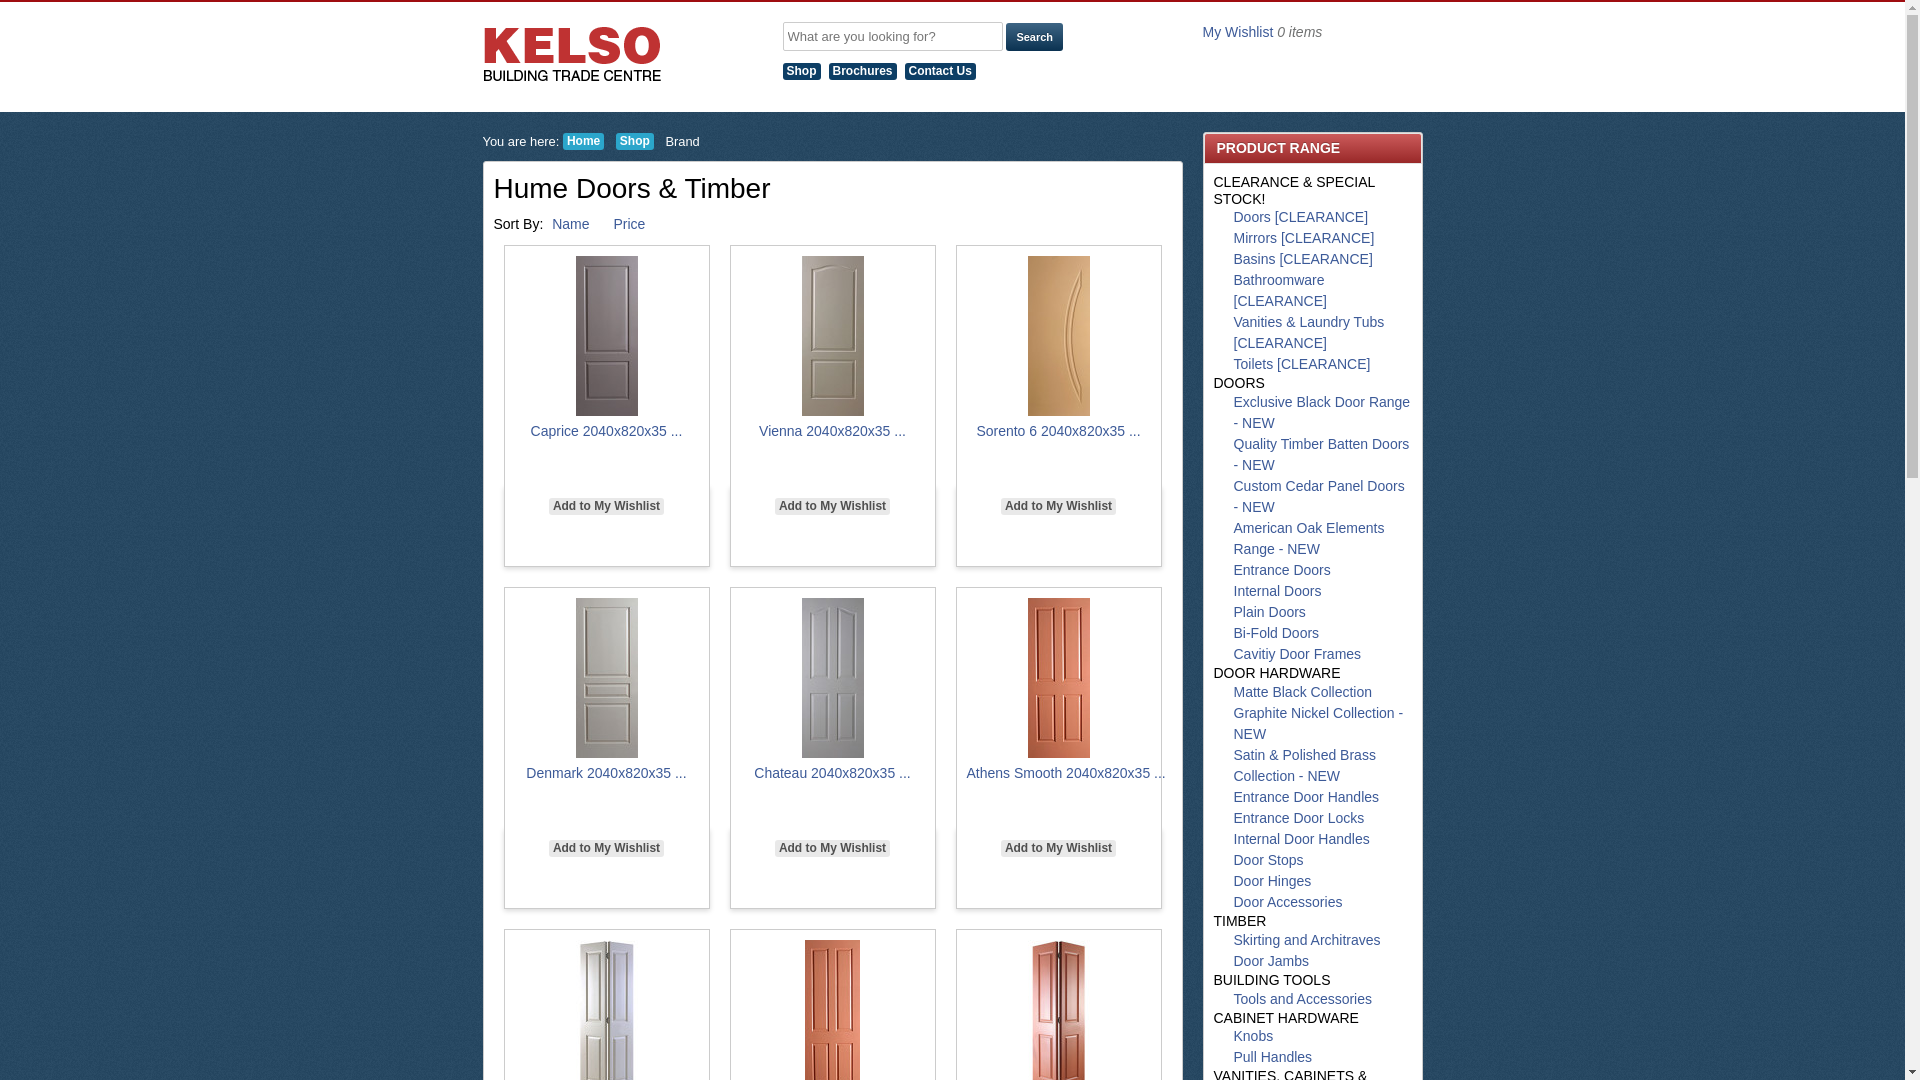  Describe the element at coordinates (570, 53) in the screenshot. I see `'Kelso Building Trade Centre'` at that location.